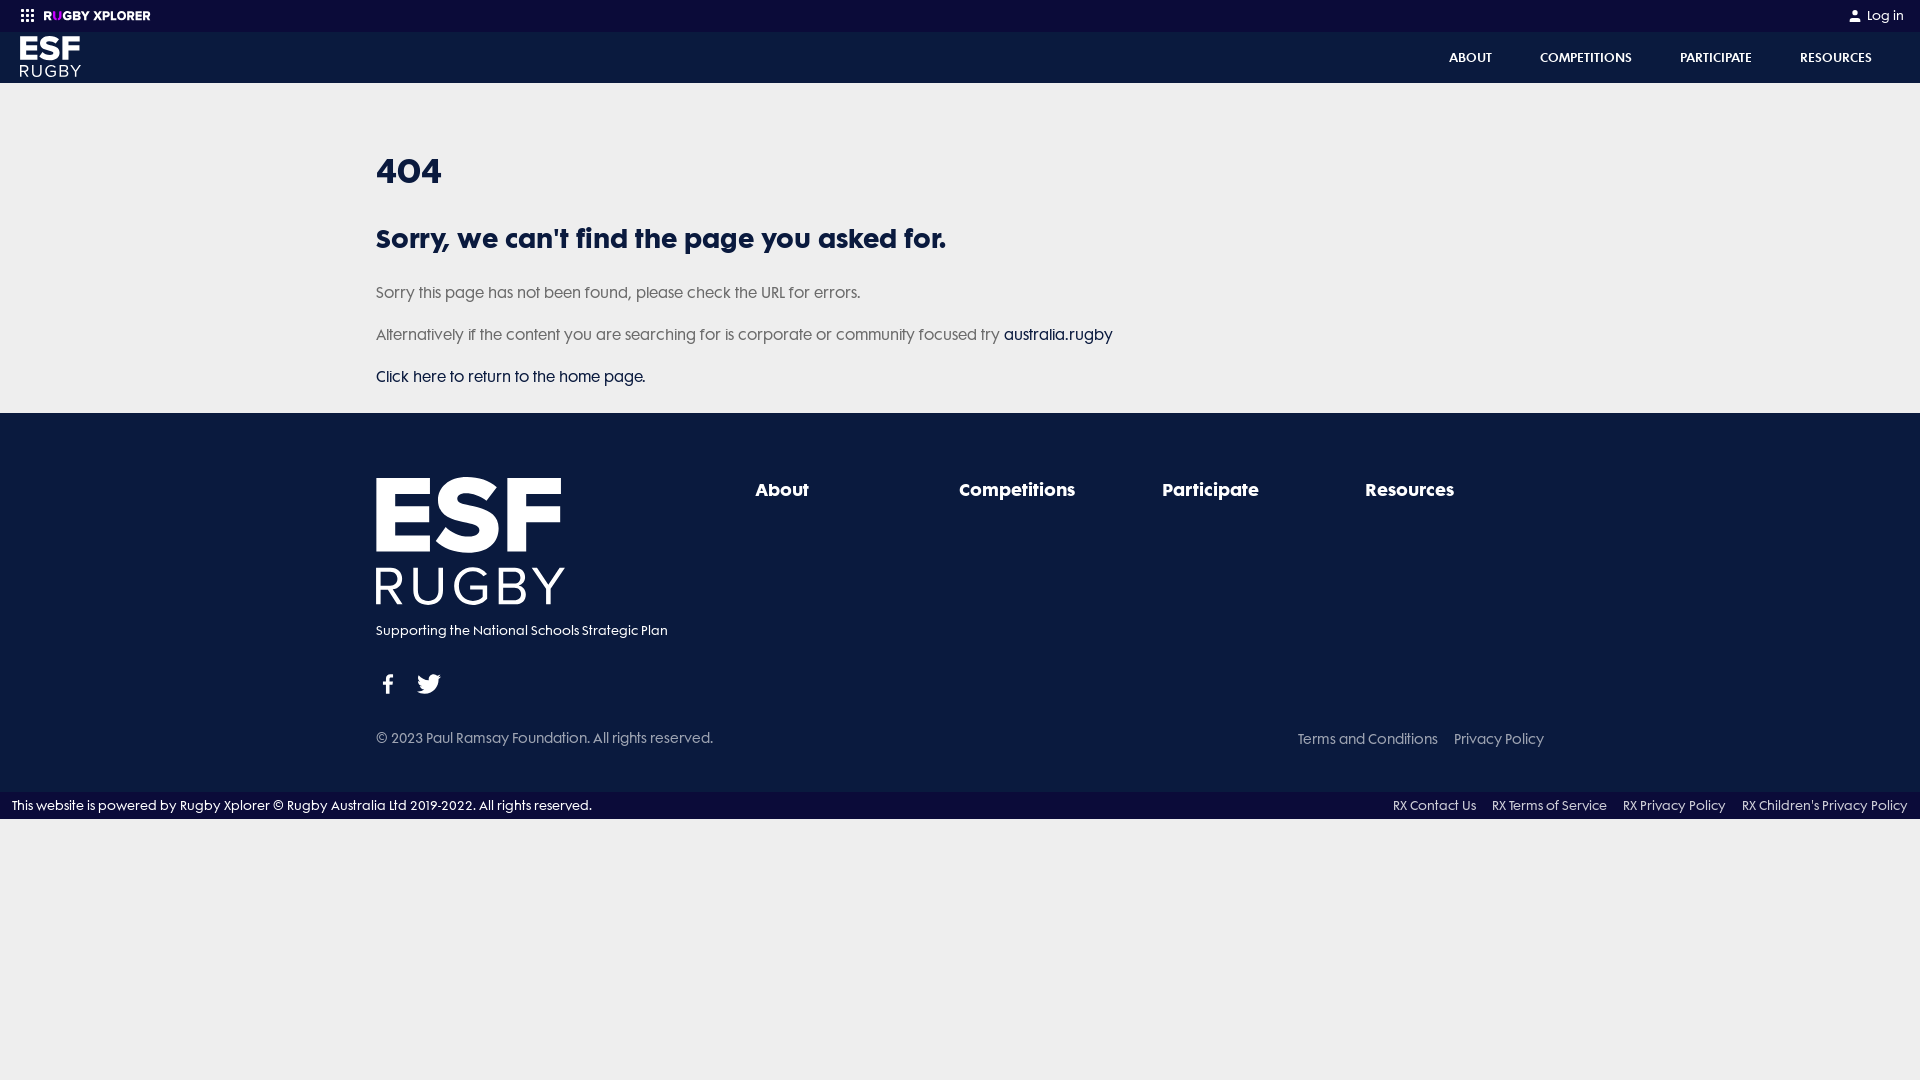  What do you see at coordinates (1741, 804) in the screenshot?
I see `'RX Children's Privacy Policy'` at bounding box center [1741, 804].